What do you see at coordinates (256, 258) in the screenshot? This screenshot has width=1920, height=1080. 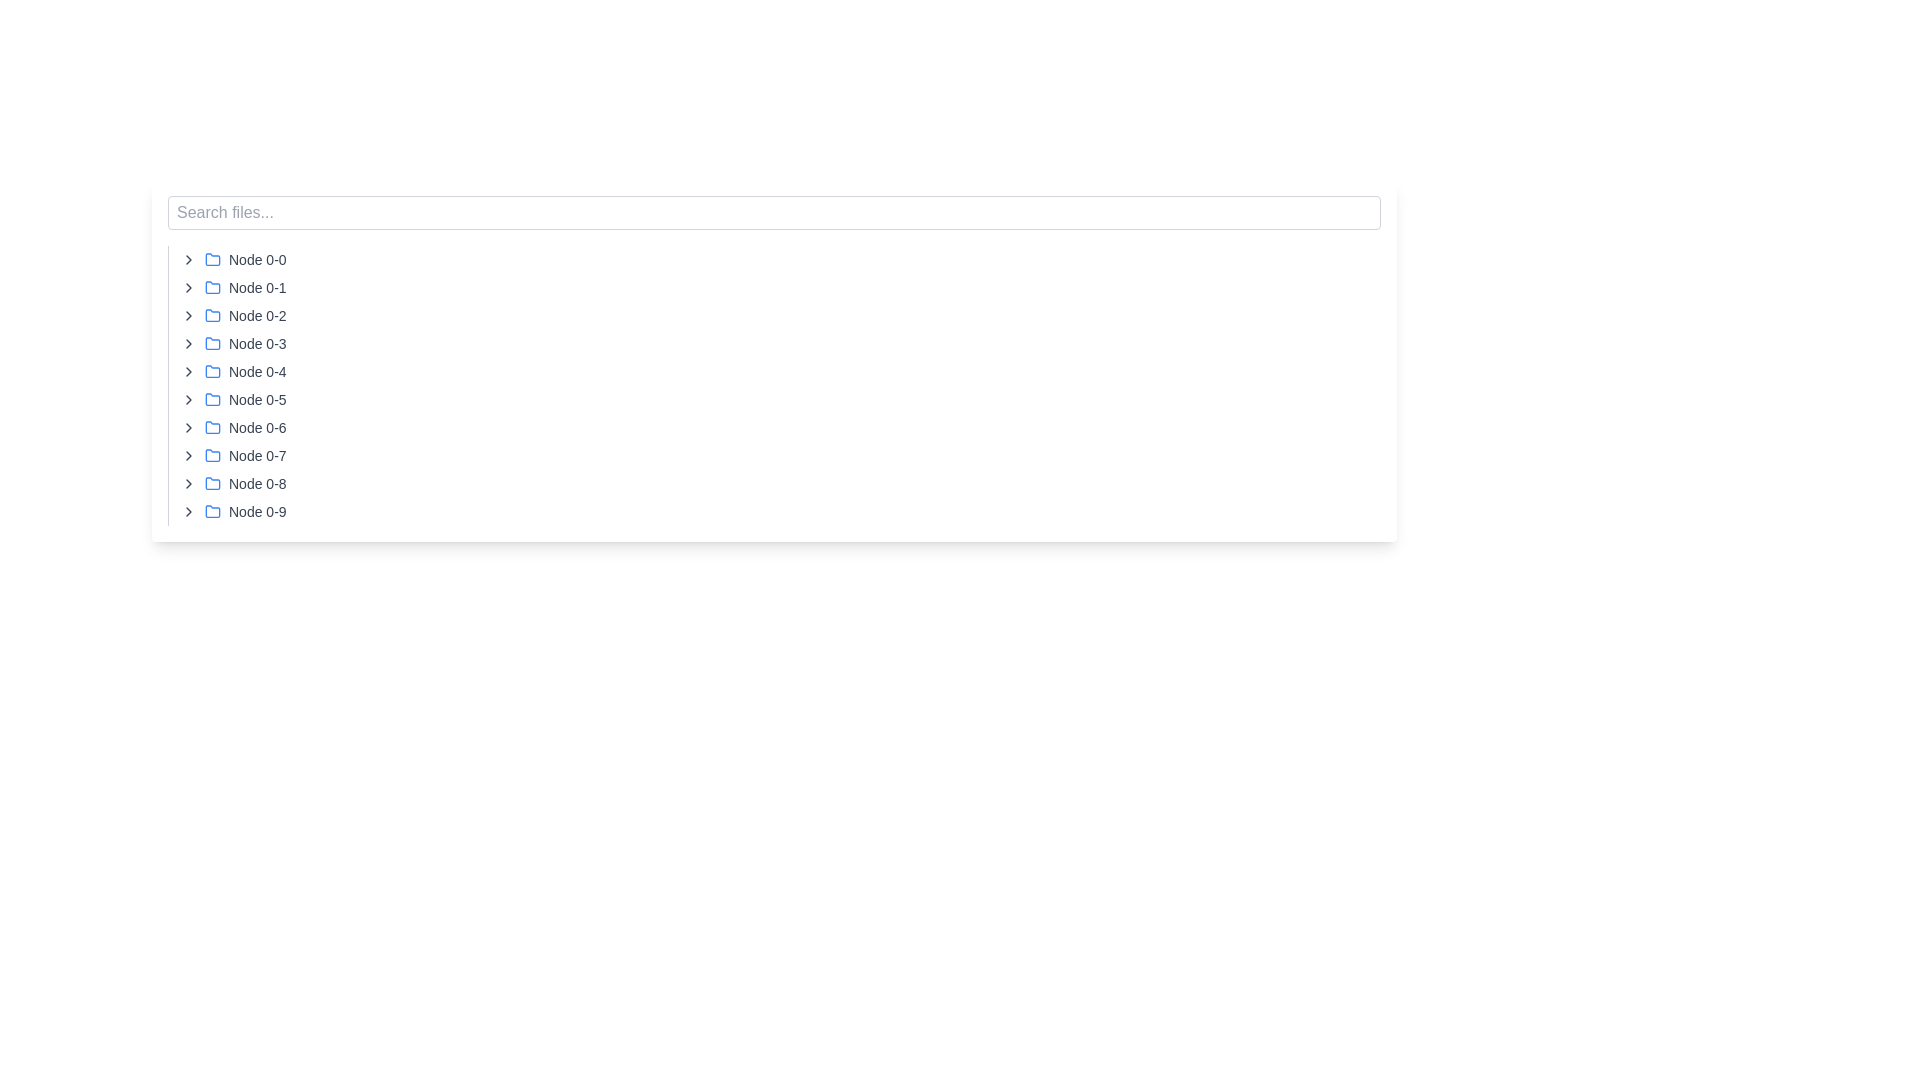 I see `the text label 'Node 0-0' located next to the blue folder icon` at bounding box center [256, 258].